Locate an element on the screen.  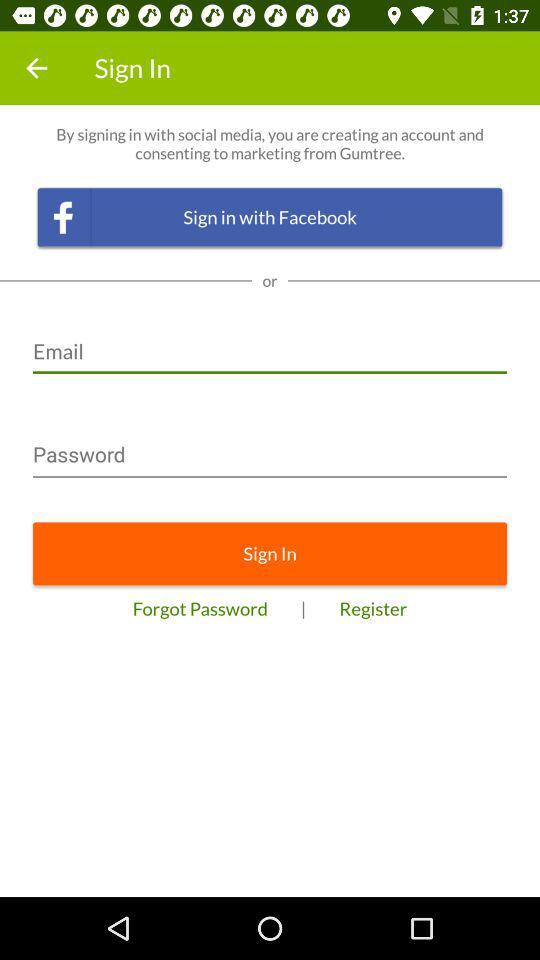
the icon next to the | is located at coordinates (373, 607).